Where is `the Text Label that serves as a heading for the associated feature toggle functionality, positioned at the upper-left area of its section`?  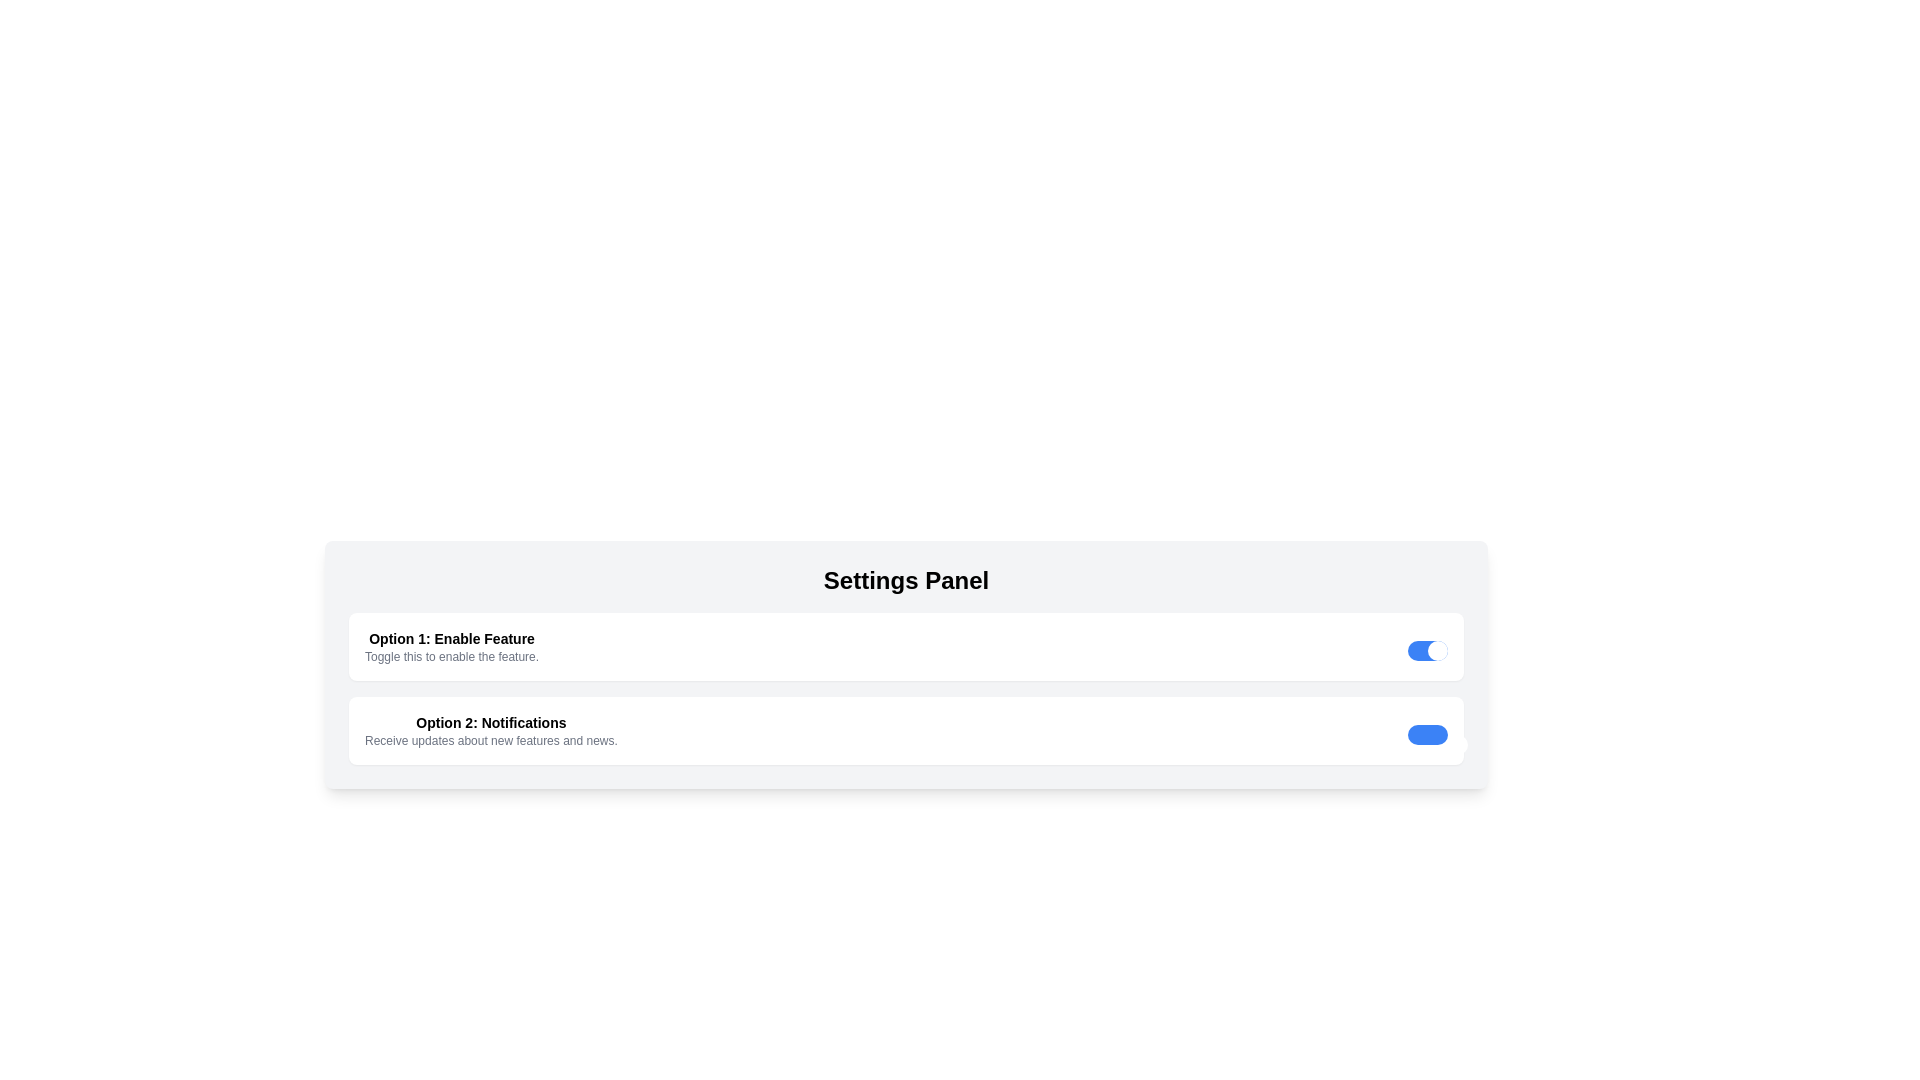 the Text Label that serves as a heading for the associated feature toggle functionality, positioned at the upper-left area of its section is located at coordinates (450, 639).